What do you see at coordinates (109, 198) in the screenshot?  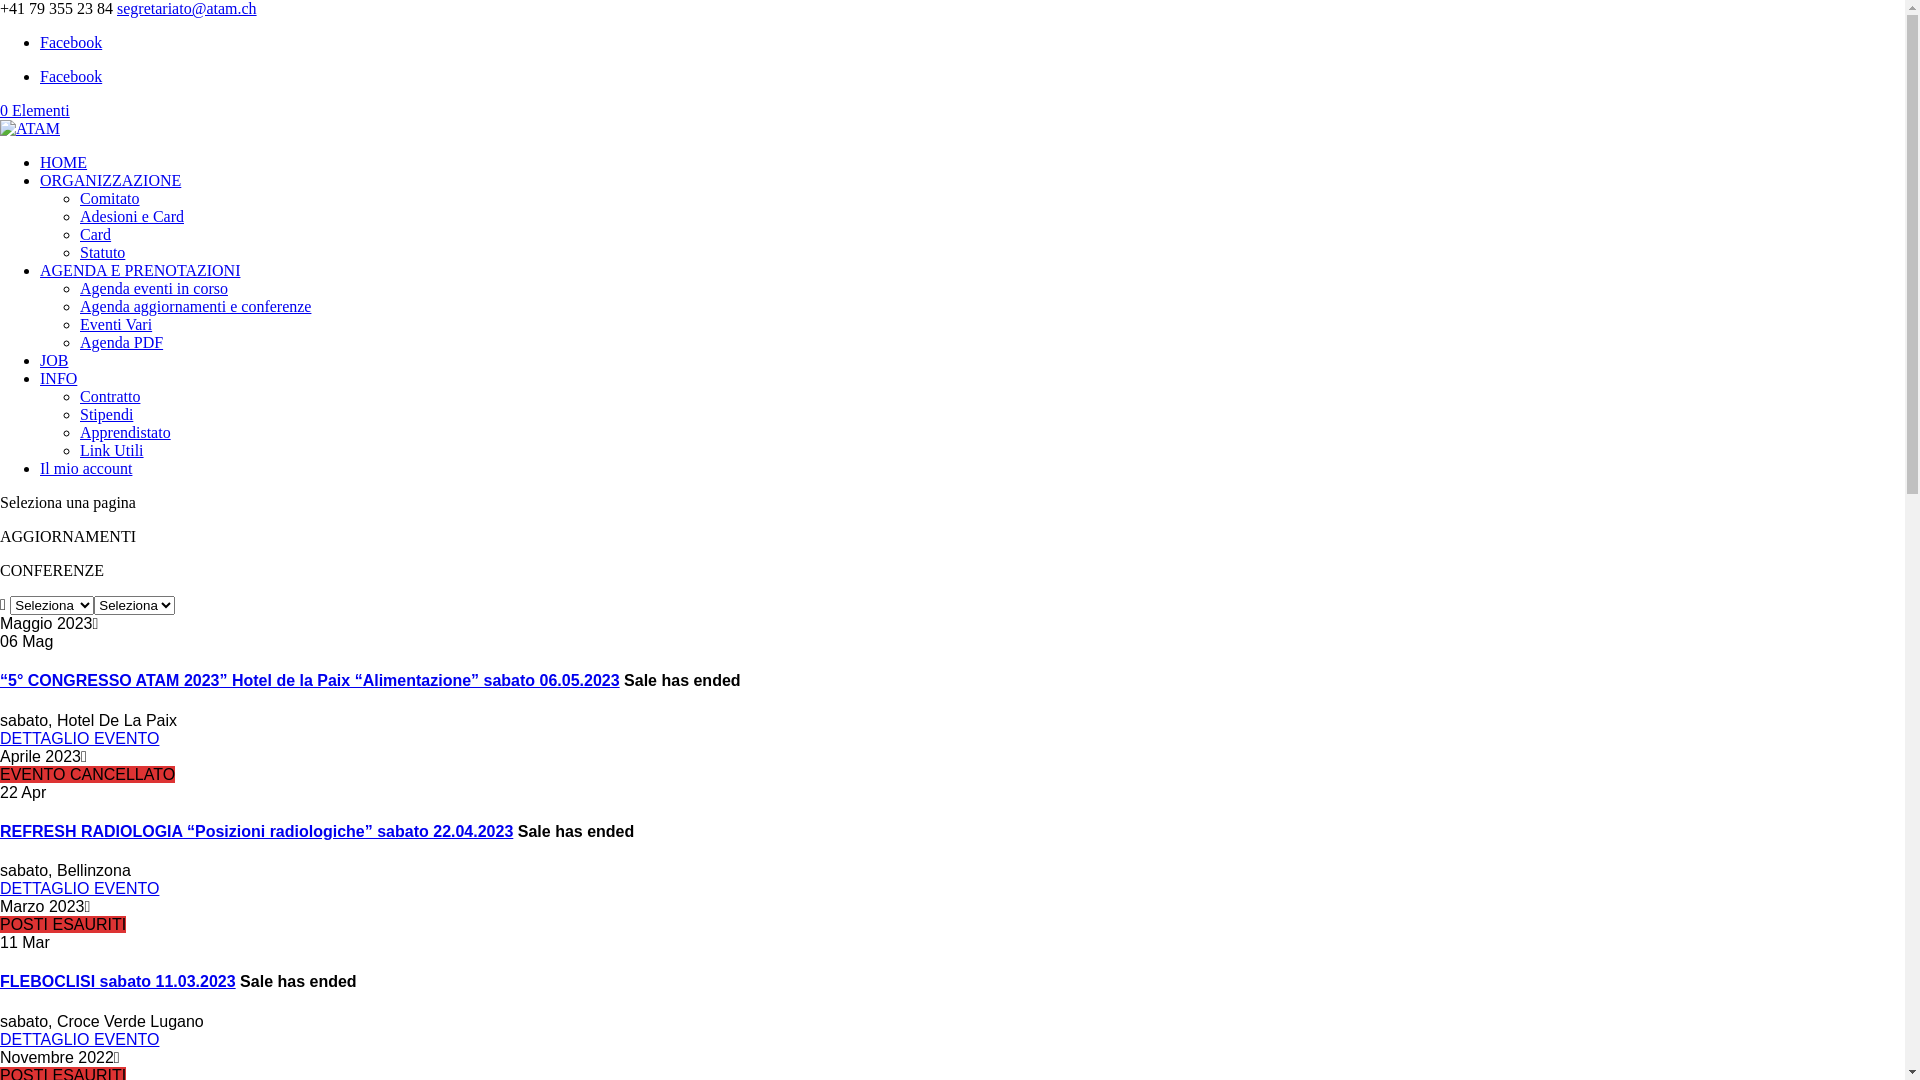 I see `'Comitato'` at bounding box center [109, 198].